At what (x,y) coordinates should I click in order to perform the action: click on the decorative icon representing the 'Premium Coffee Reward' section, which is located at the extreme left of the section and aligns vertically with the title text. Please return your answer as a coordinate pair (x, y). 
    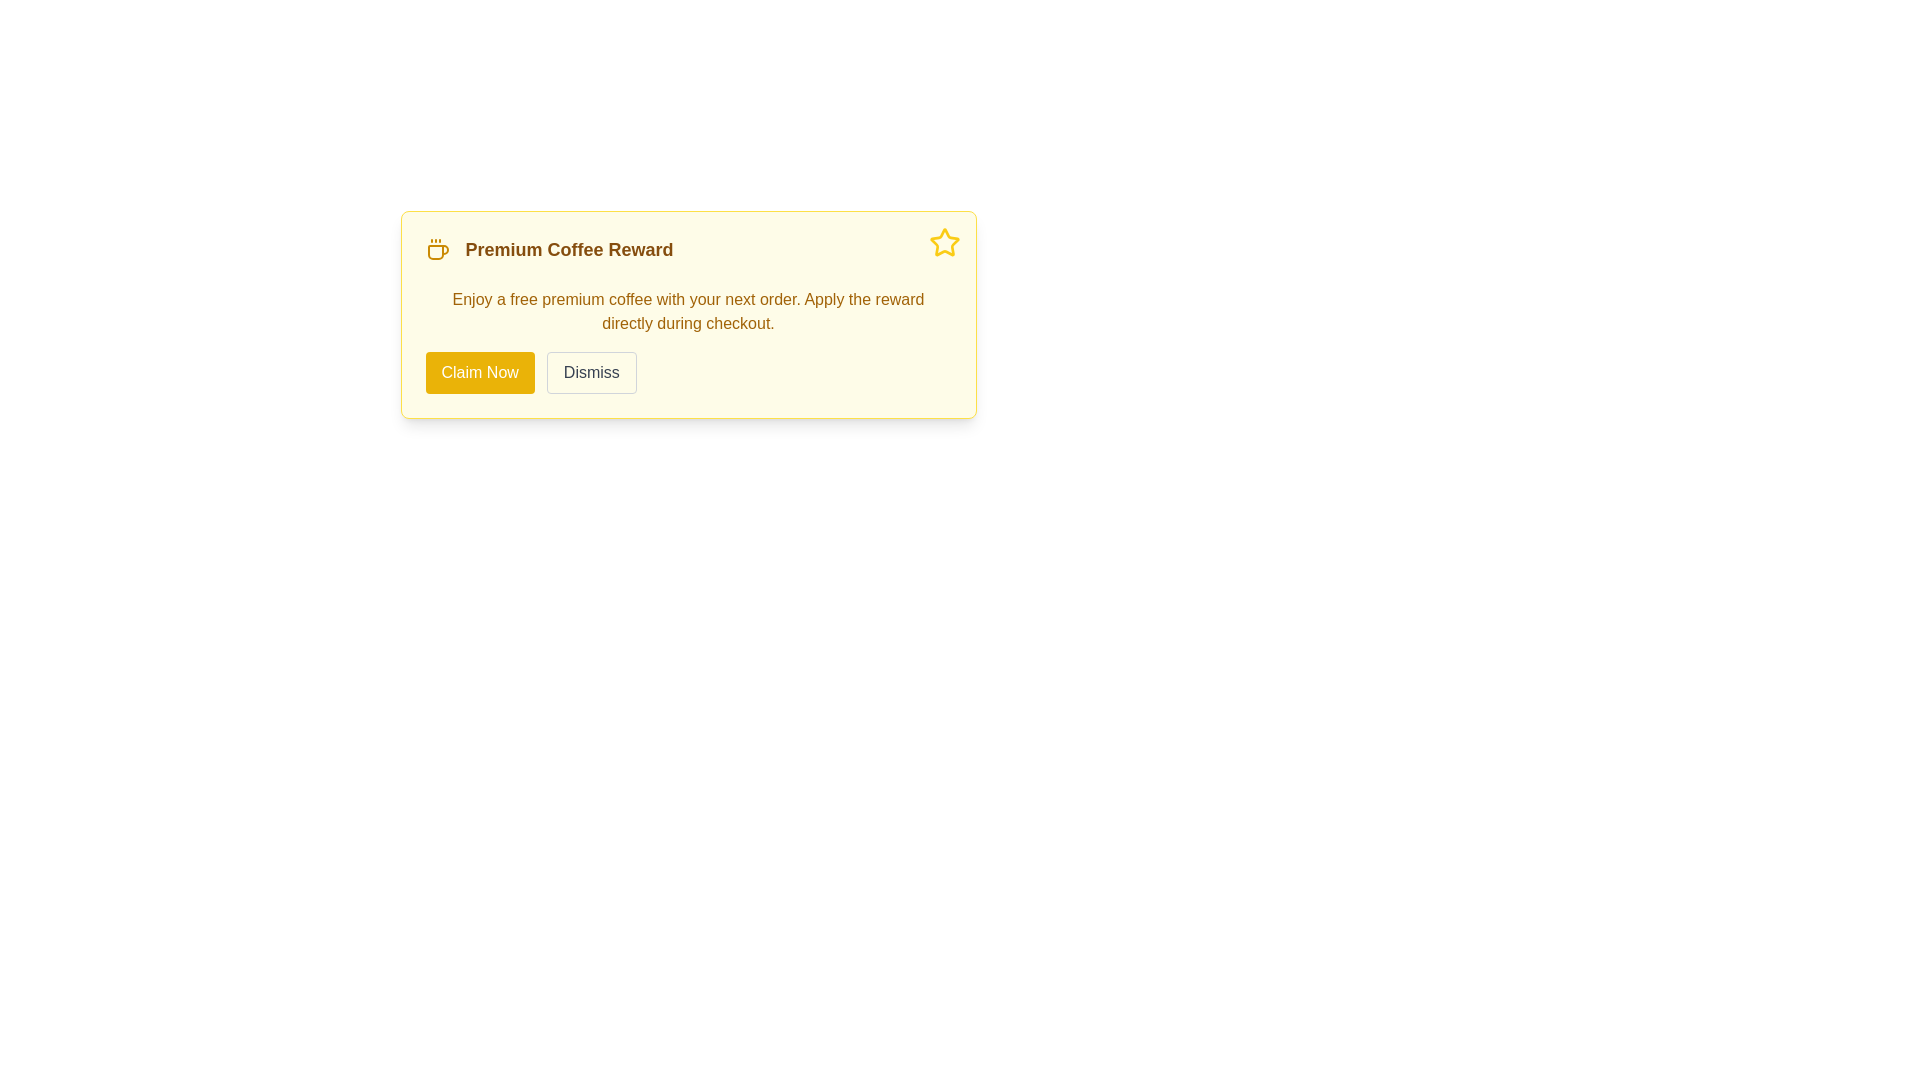
    Looking at the image, I should click on (436, 249).